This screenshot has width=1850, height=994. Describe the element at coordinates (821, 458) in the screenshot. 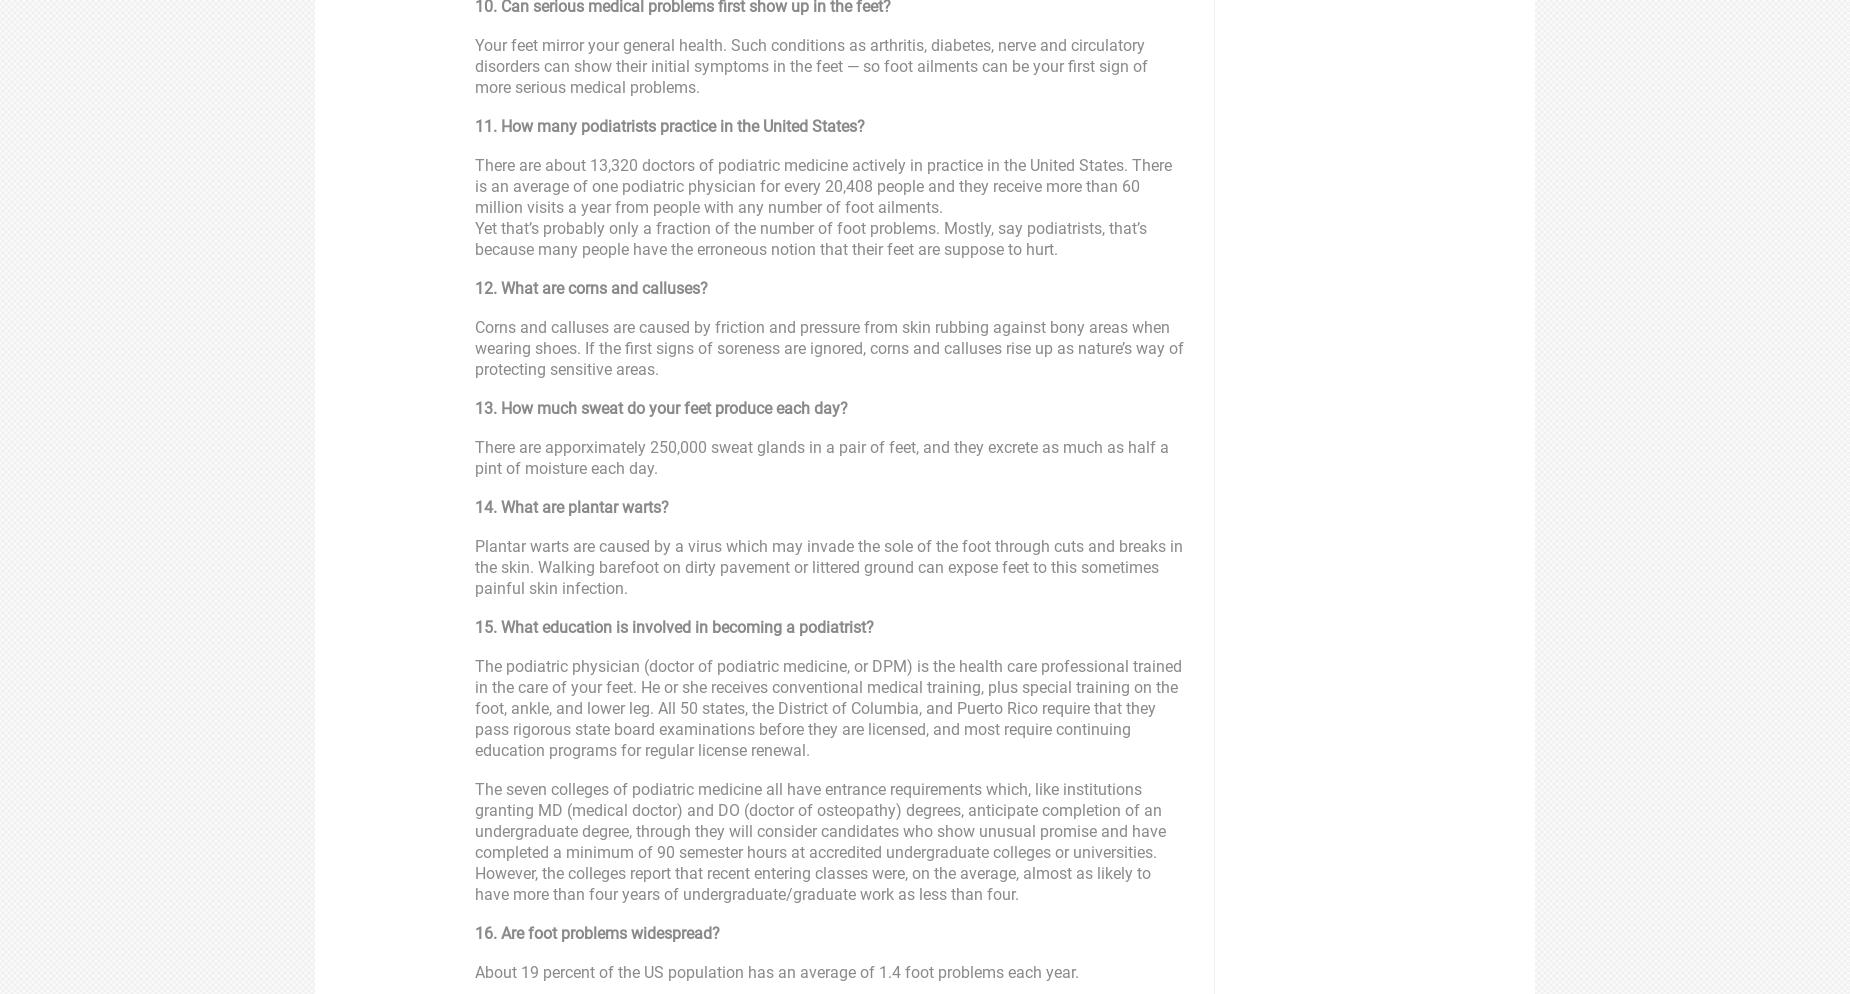

I see `'There are apporximately 250,000 sweat glands in a pair of feet, and they excrete as much as half a pint of moisture each day.'` at that location.